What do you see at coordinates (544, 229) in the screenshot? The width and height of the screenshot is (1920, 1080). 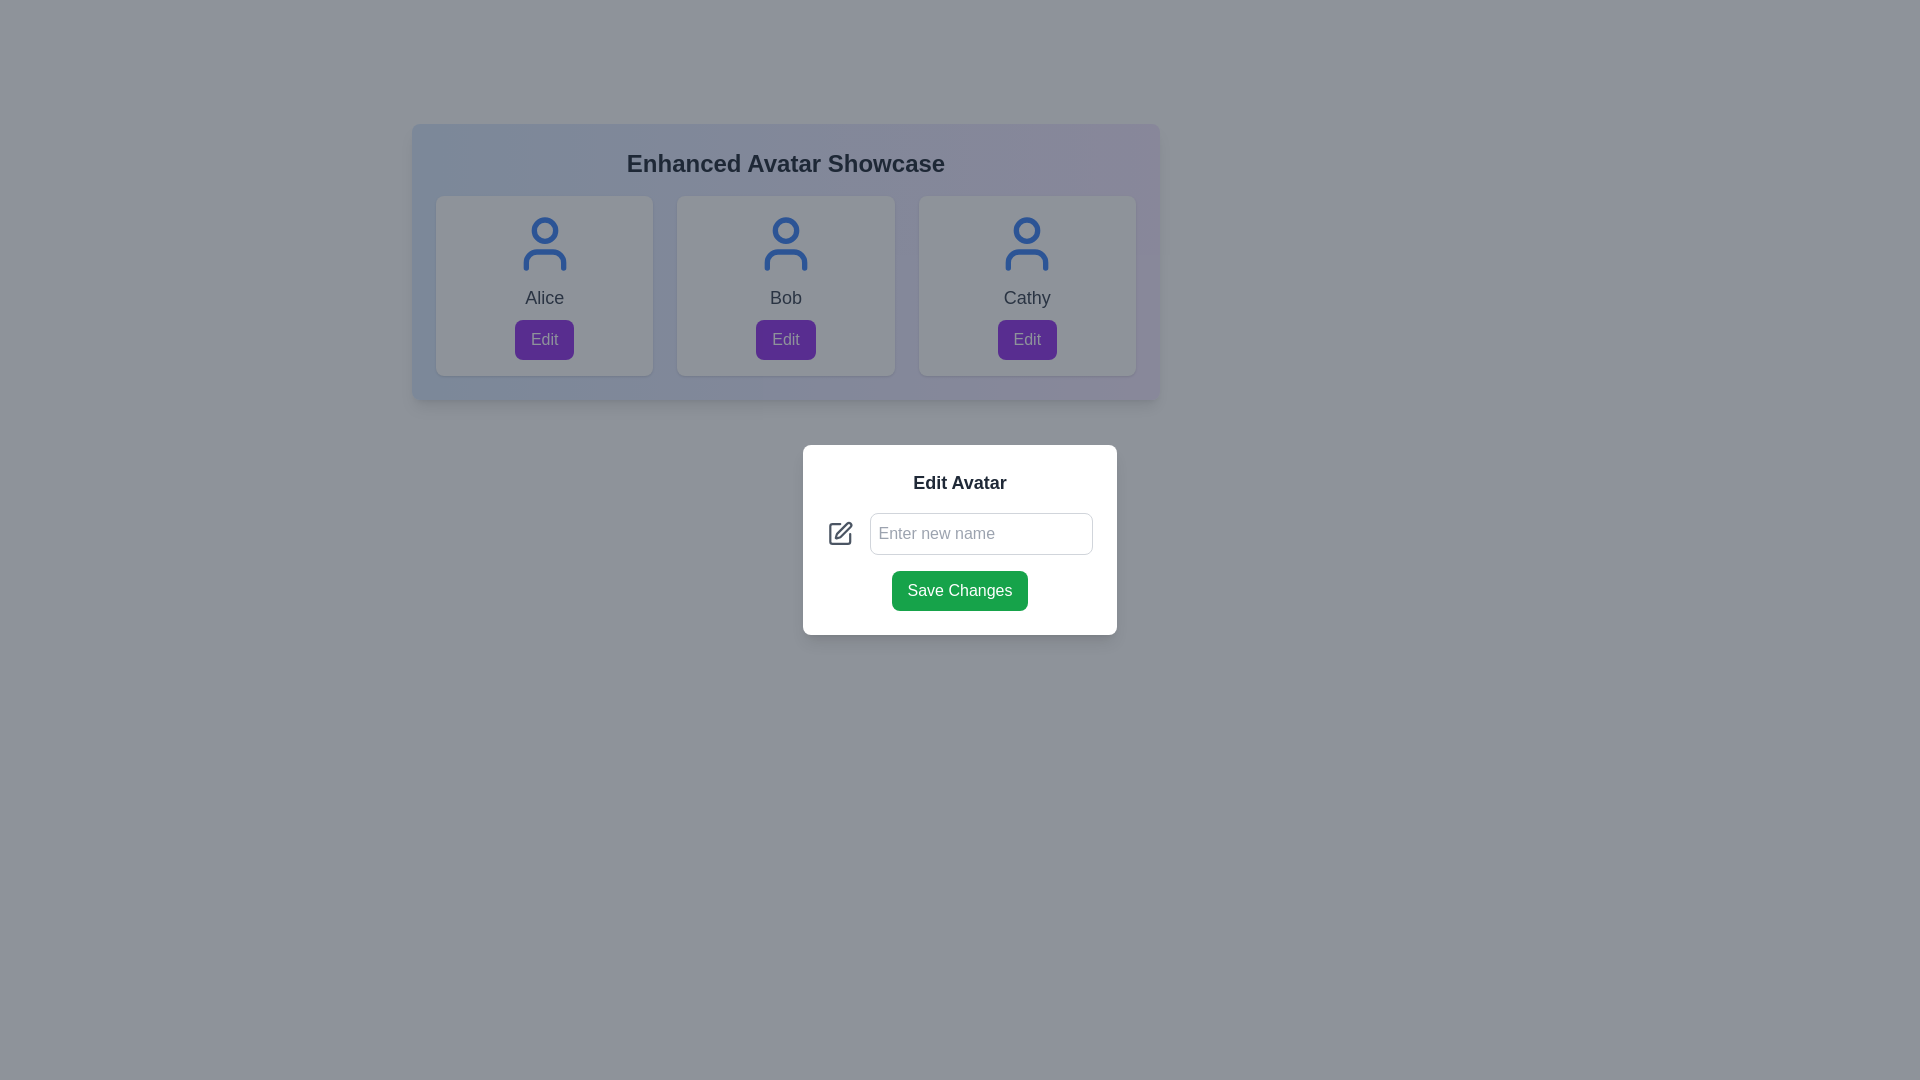 I see `the SVG Circle that is located at the head position of the avatar icon, which overlaps slightly with the avatar's head and is positioned above the 'Alice' label` at bounding box center [544, 229].